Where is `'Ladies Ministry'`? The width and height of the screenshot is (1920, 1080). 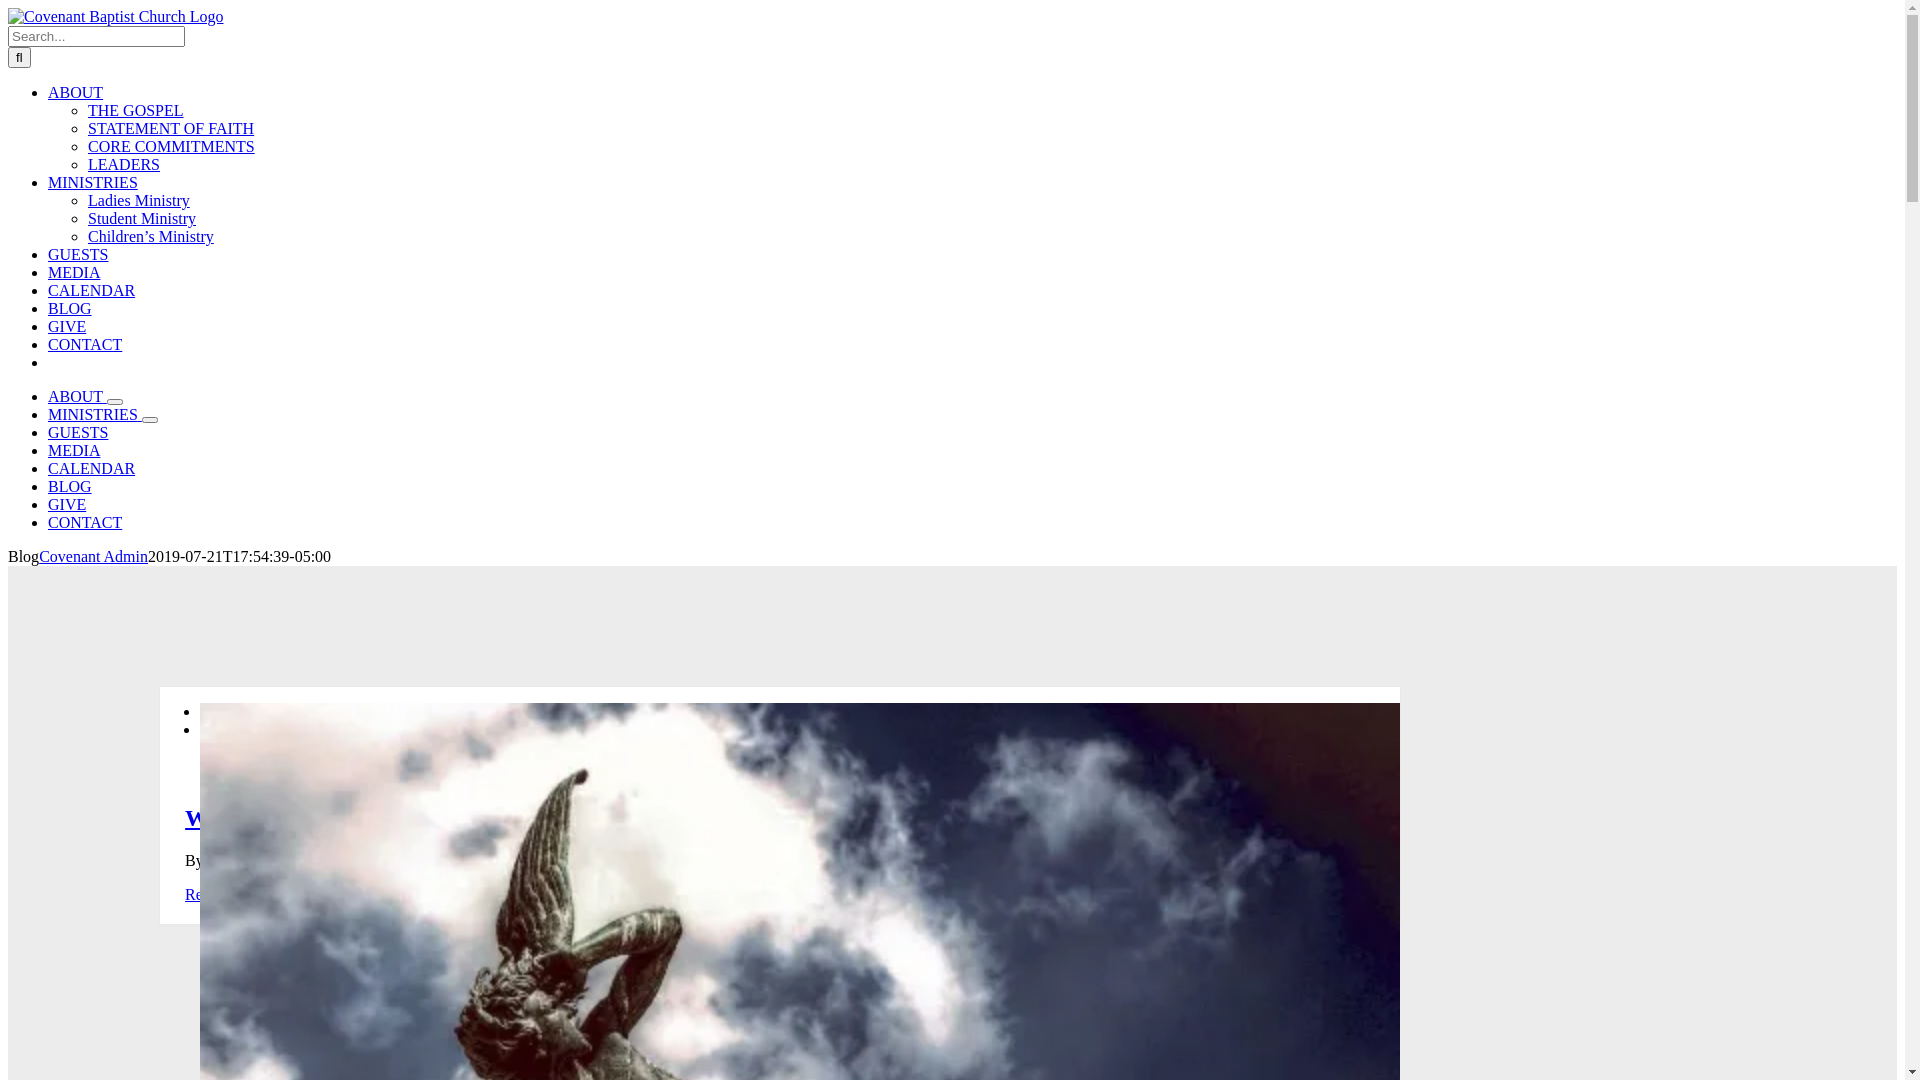
'Ladies Ministry' is located at coordinates (138, 200).